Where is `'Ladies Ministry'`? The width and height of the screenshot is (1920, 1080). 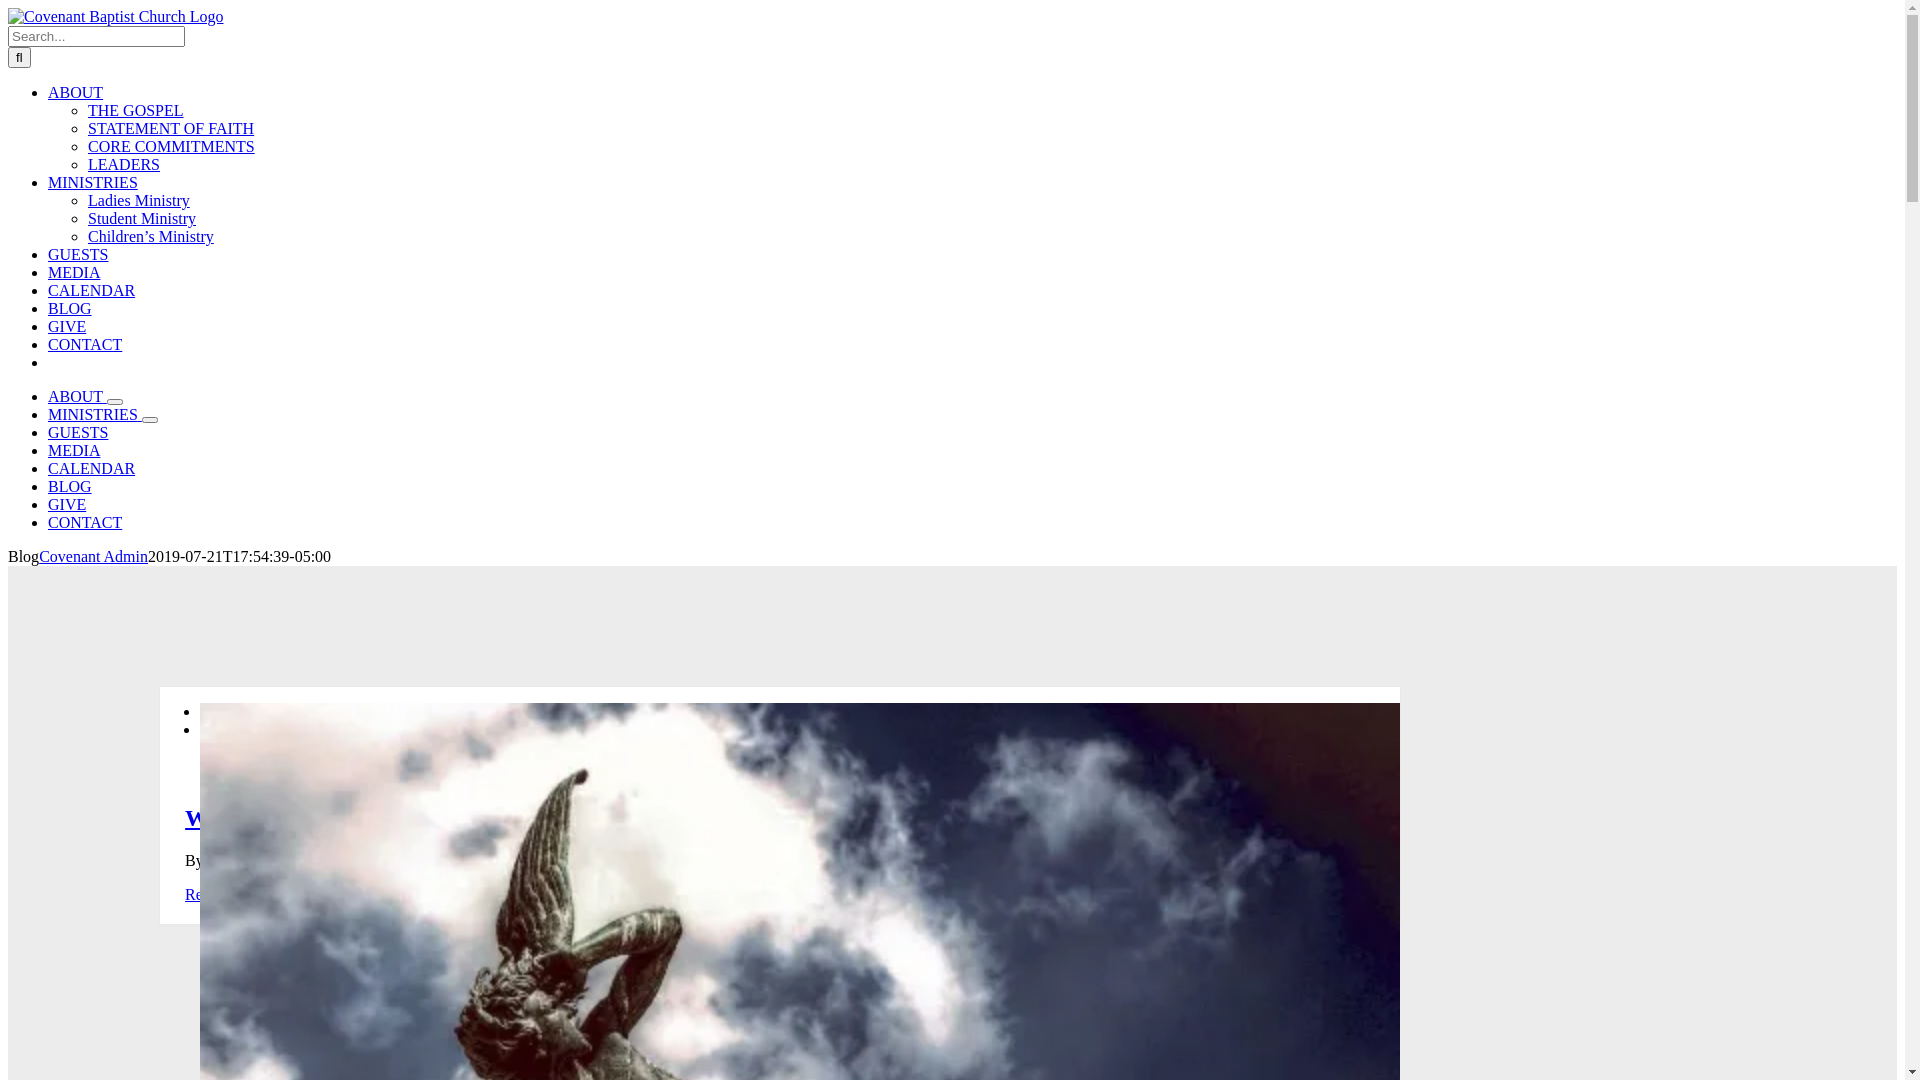
'Ladies Ministry' is located at coordinates (138, 200).